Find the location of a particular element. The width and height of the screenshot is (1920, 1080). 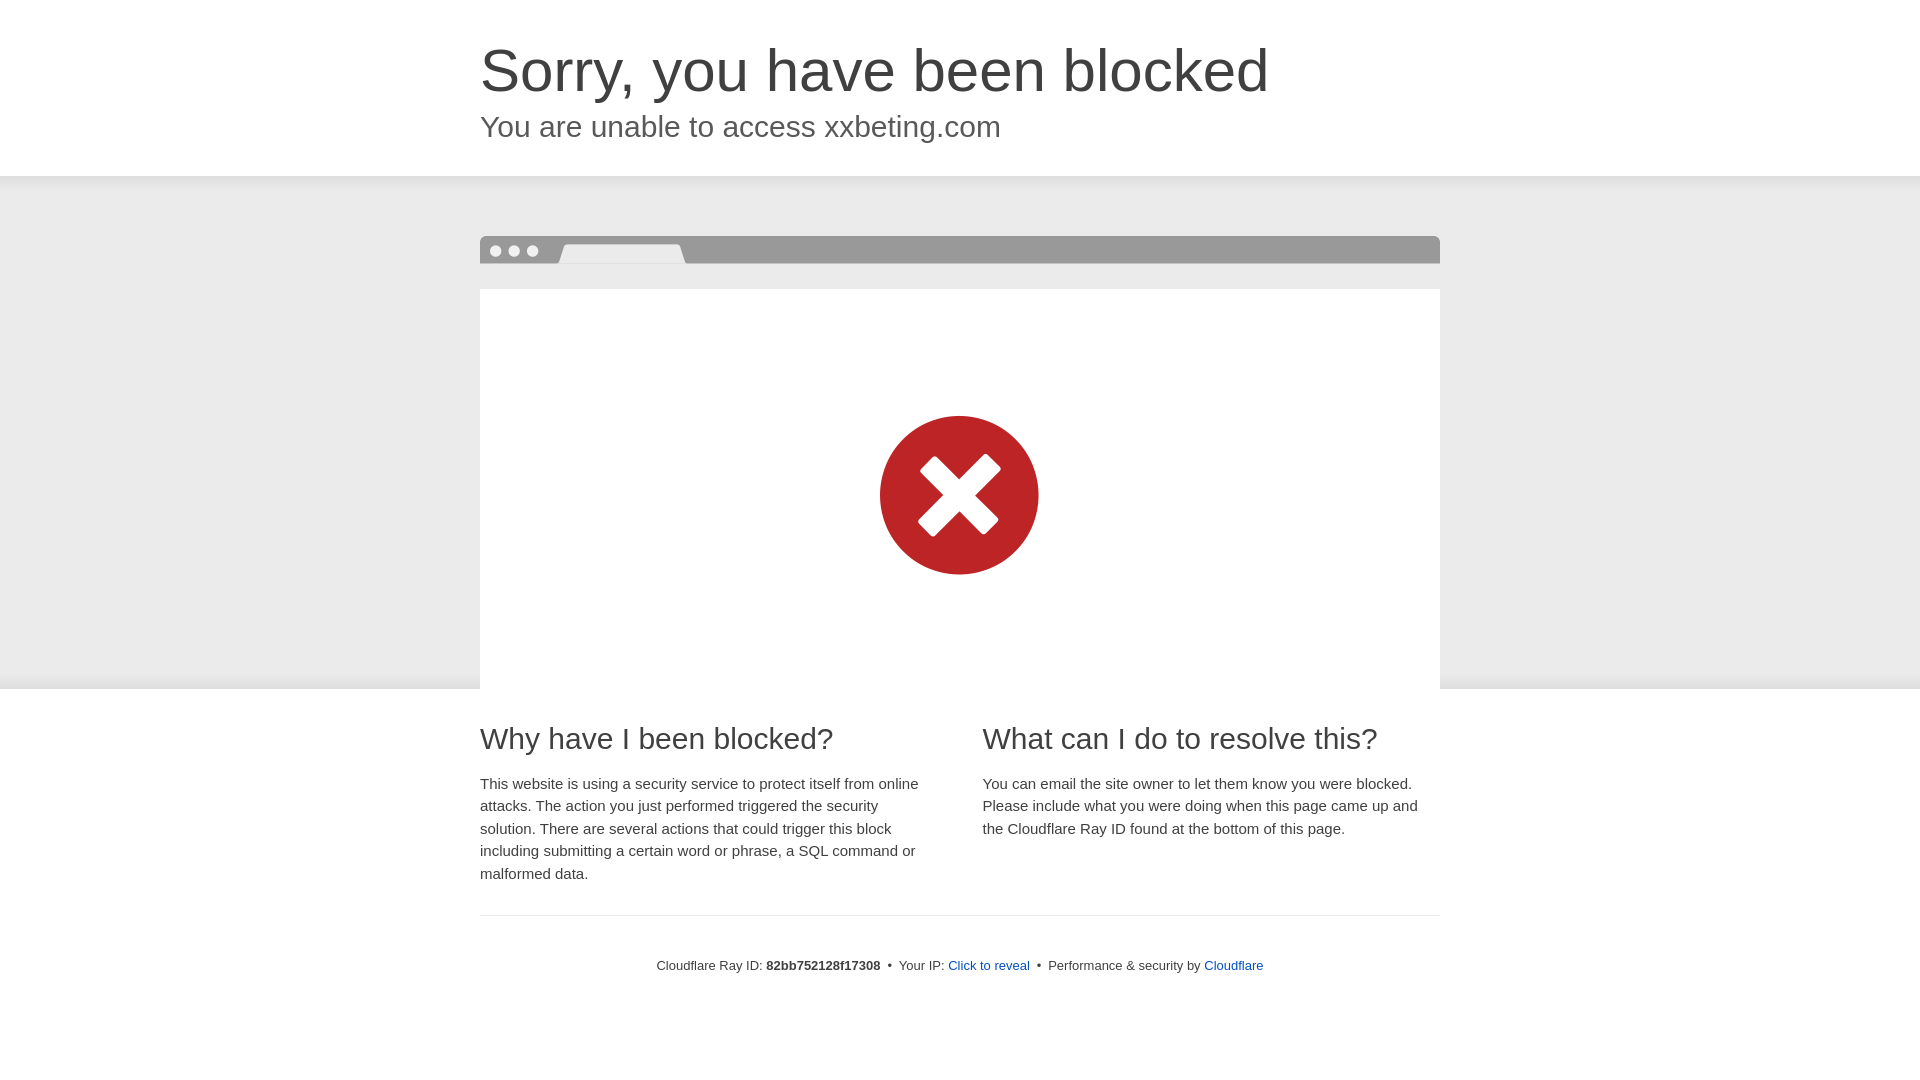

'Click to reveal' is located at coordinates (988, 964).